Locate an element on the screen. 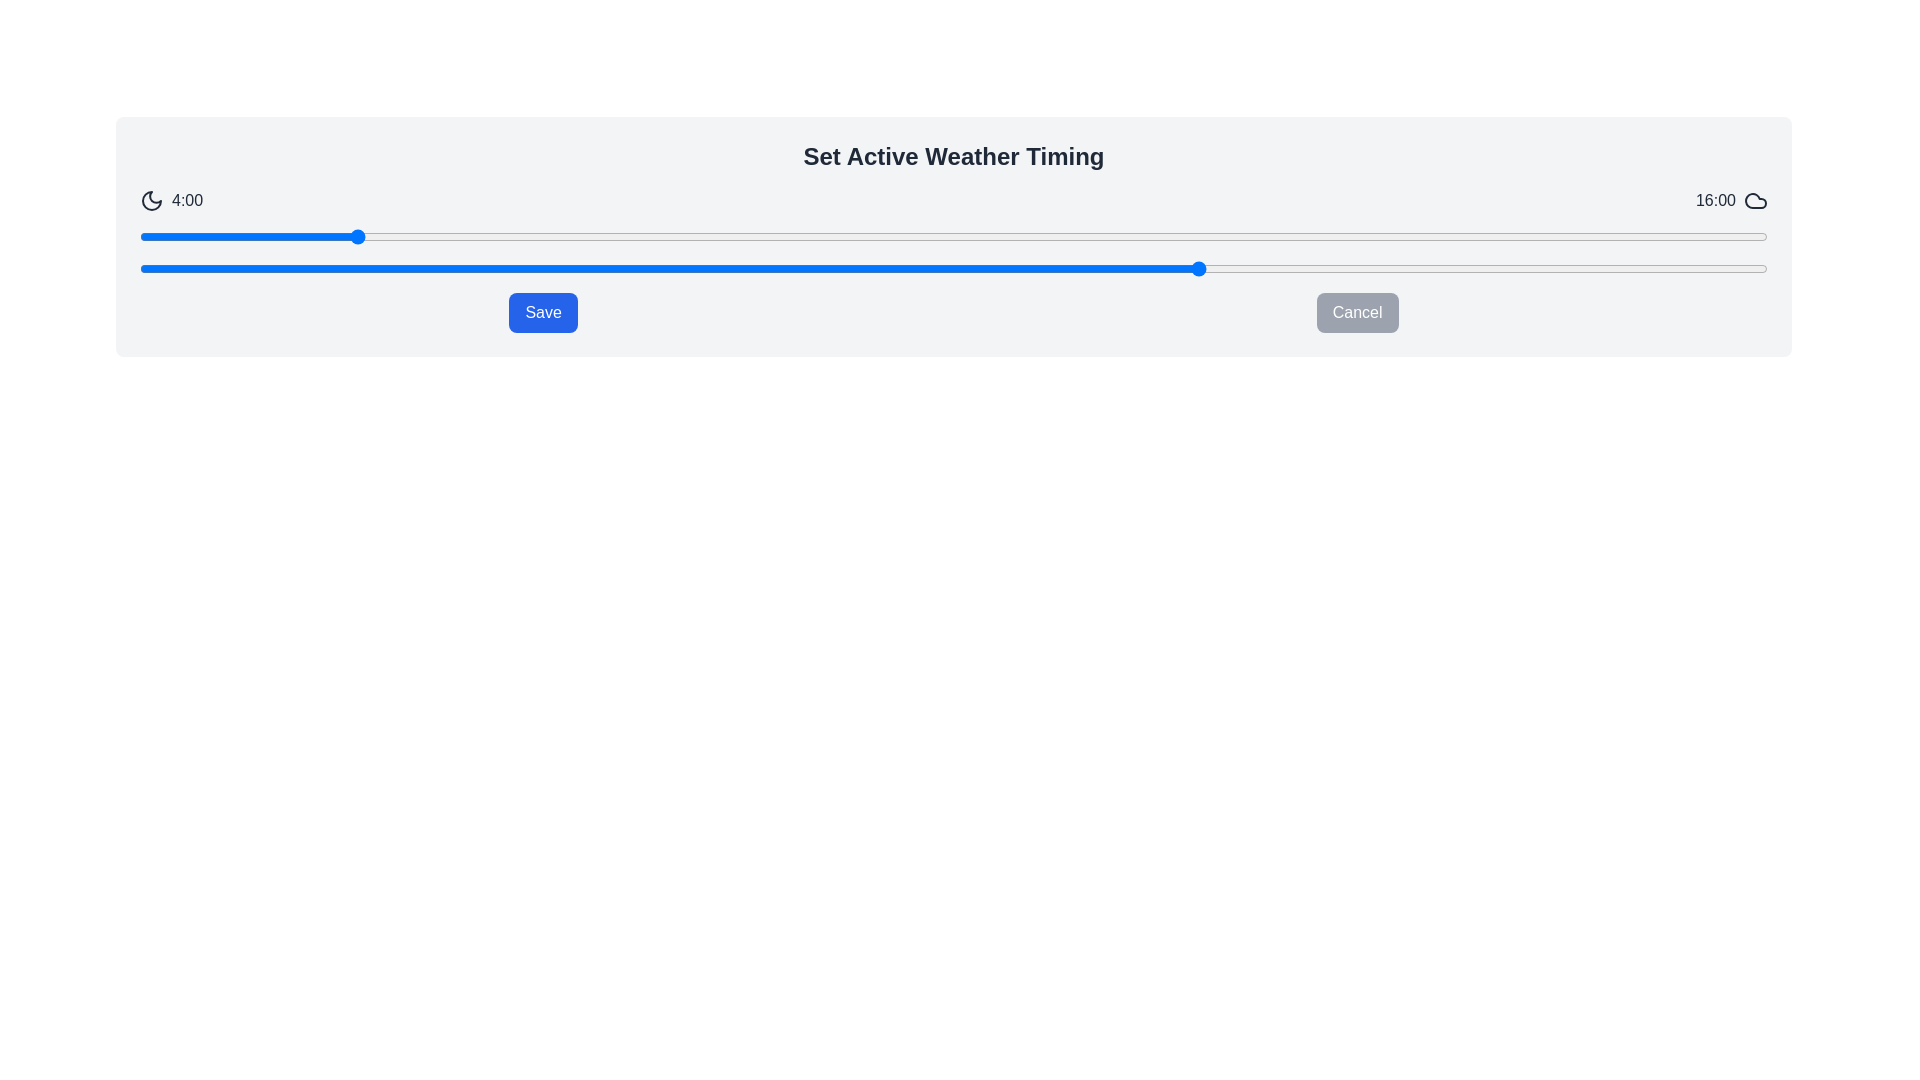  the 'Cancel' button, which has a gray background and white text, positioned to the right of the 'Save' button is located at coordinates (1357, 312).